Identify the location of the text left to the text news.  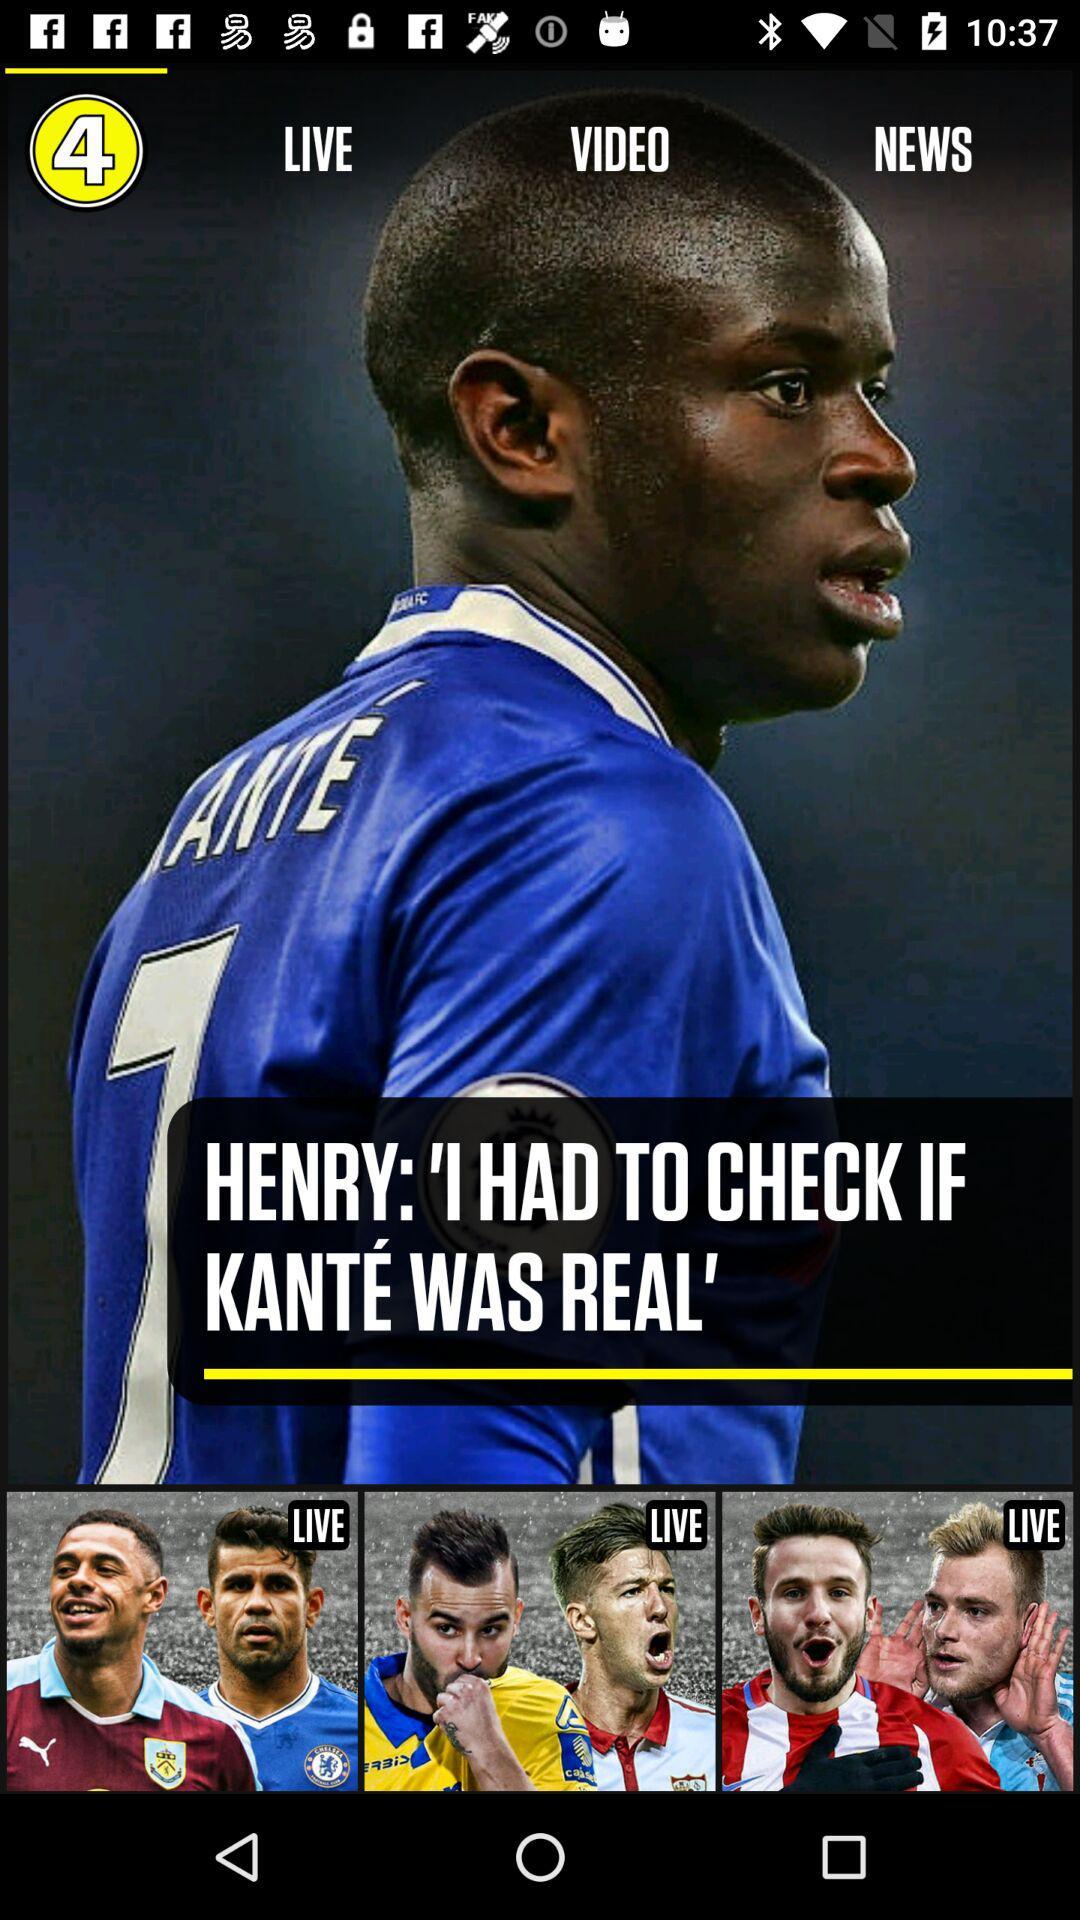
(620, 149).